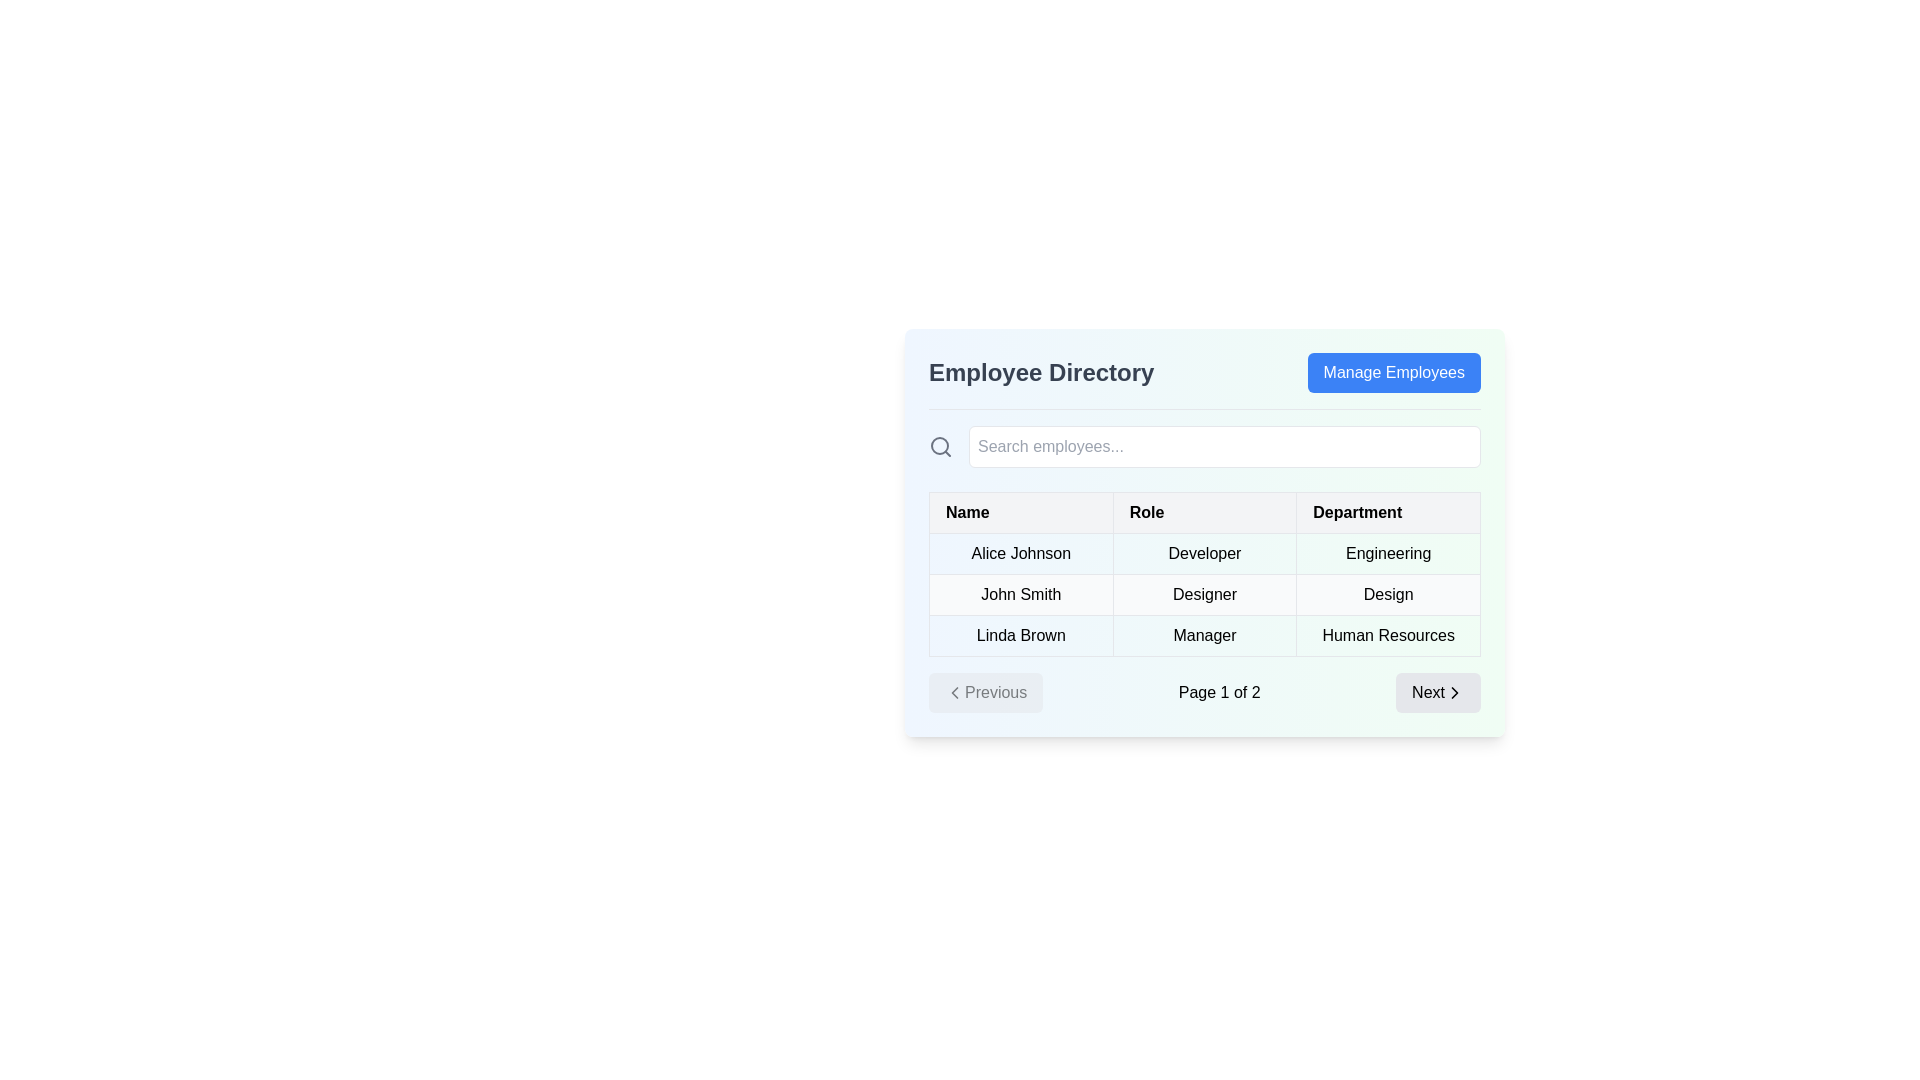 Image resolution: width=1920 pixels, height=1080 pixels. I want to click on the Text label displaying 'Linda Brown' in the employee directory table, located in the third row under the 'Name' column, so click(1021, 636).